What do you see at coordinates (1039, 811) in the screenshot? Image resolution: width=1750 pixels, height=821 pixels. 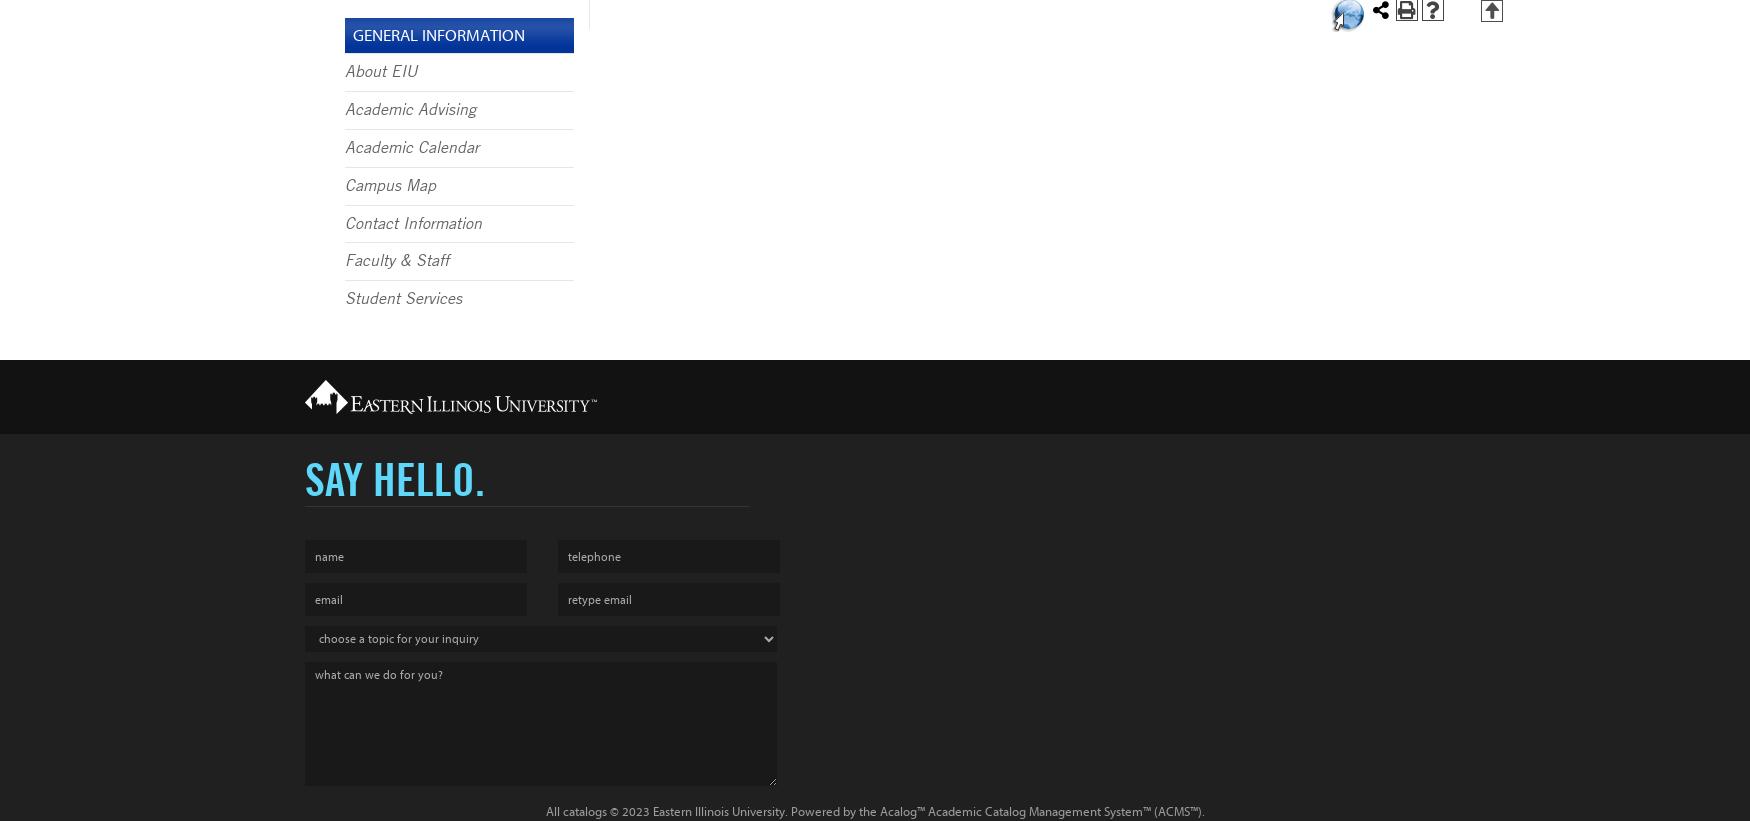 I see `'Acalog™ Academic Catalog Management System™ (ACMS™)'` at bounding box center [1039, 811].